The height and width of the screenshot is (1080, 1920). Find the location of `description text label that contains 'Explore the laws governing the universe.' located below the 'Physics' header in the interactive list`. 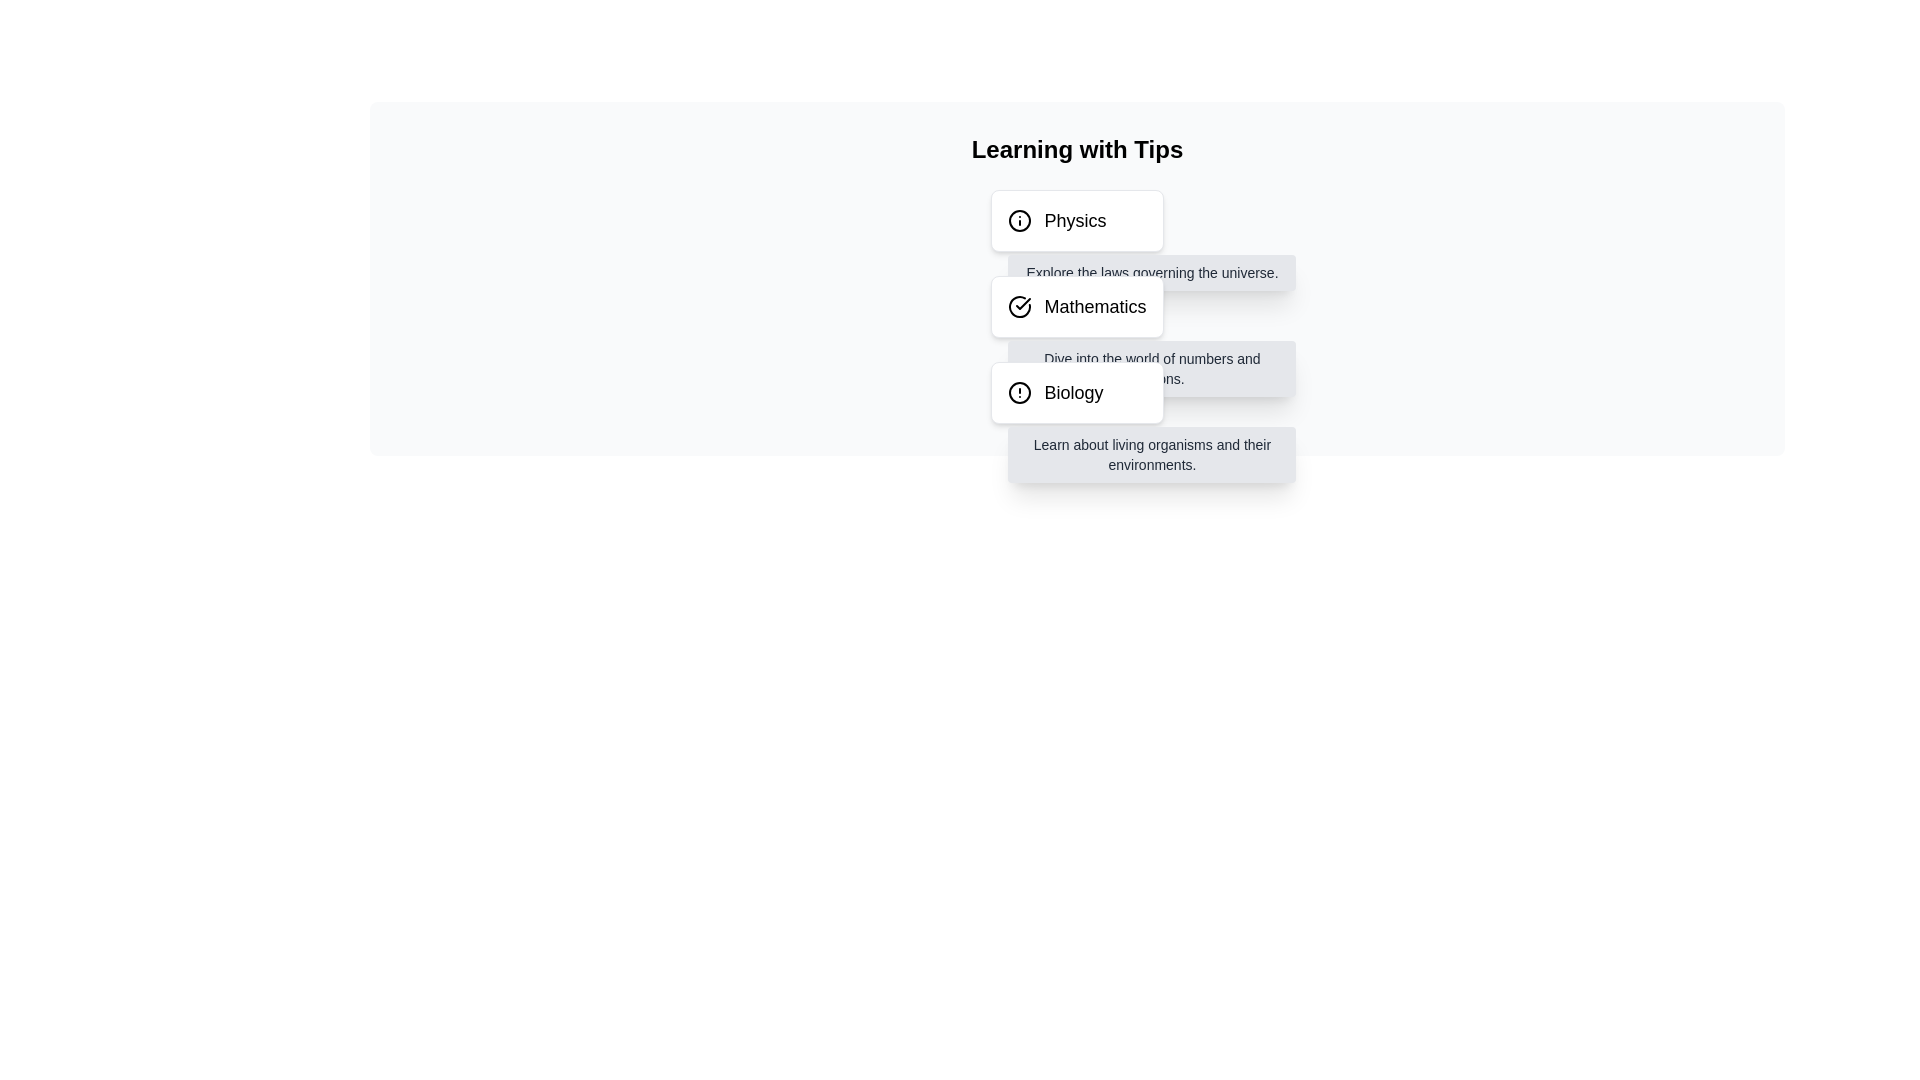

description text label that contains 'Explore the laws governing the universe.' located below the 'Physics' header in the interactive list is located at coordinates (1152, 273).